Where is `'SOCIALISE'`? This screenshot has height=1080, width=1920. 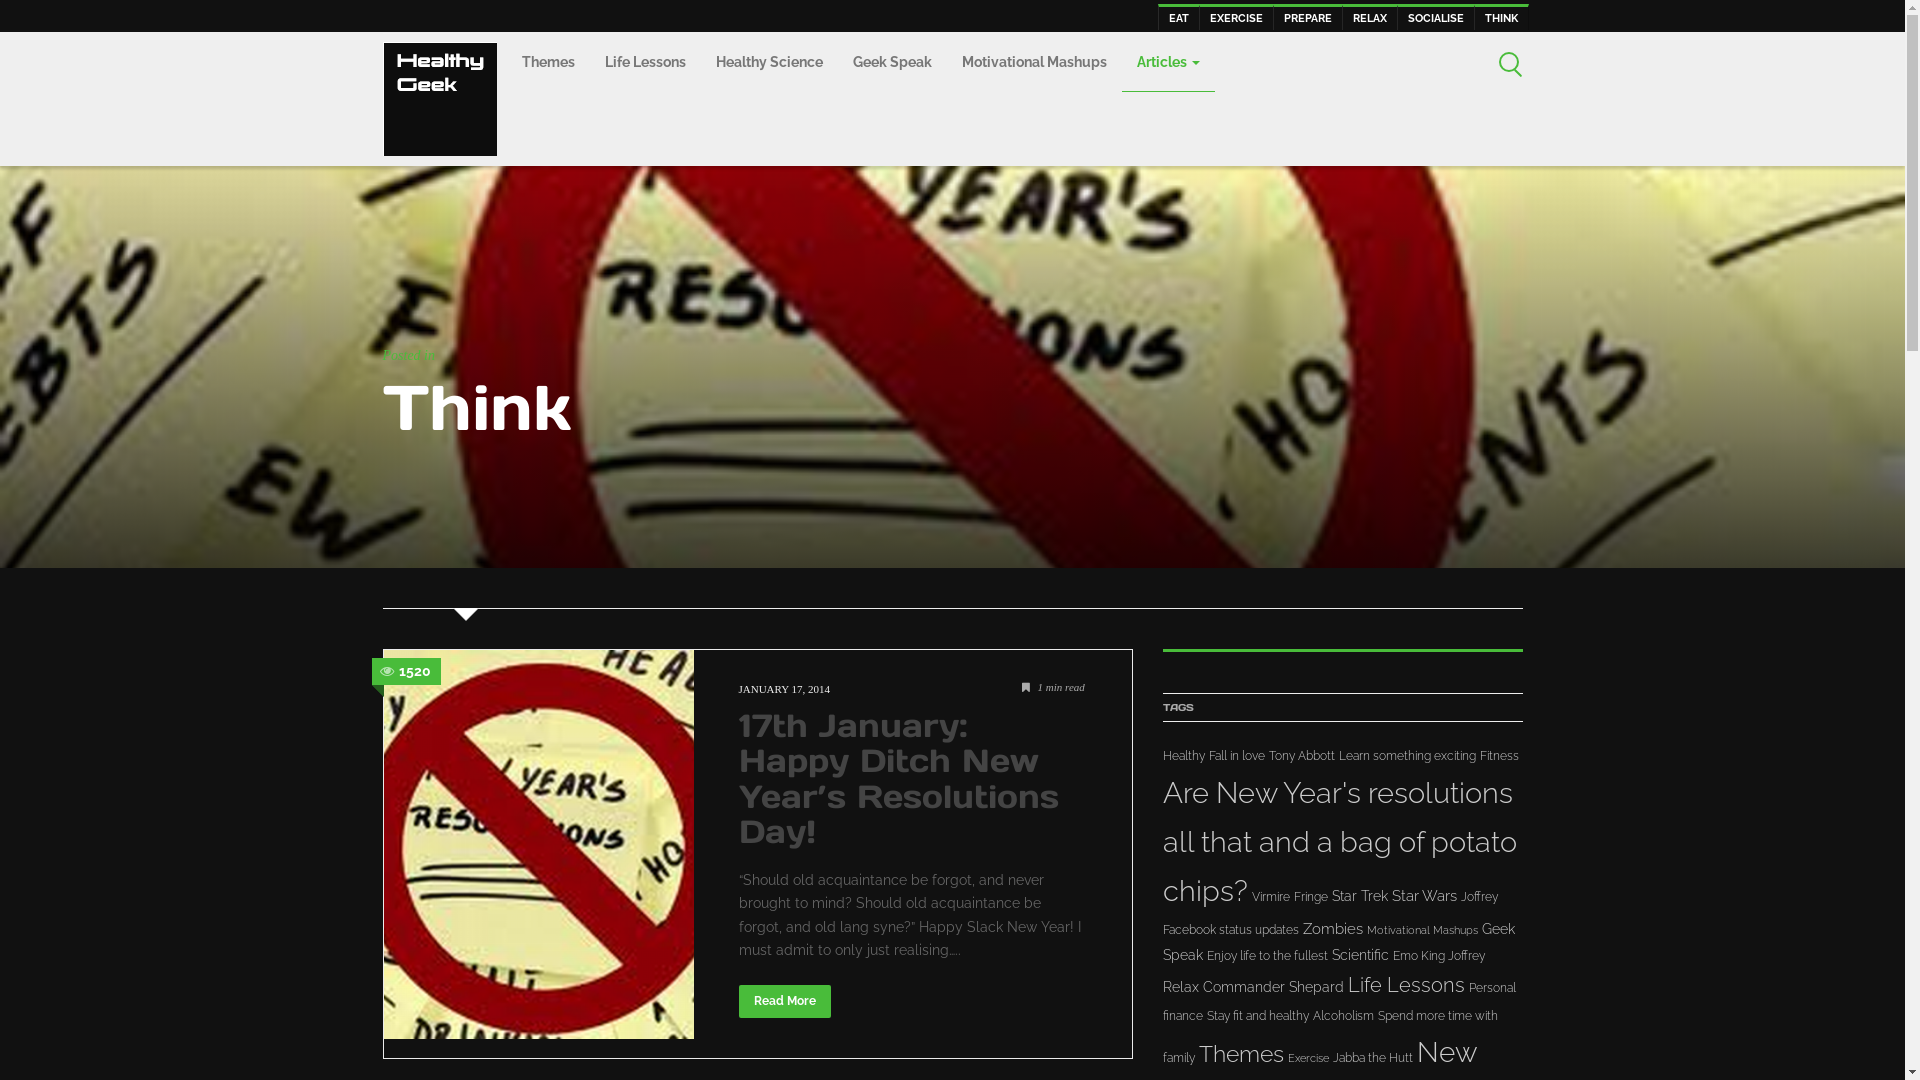 'SOCIALISE' is located at coordinates (1434, 16).